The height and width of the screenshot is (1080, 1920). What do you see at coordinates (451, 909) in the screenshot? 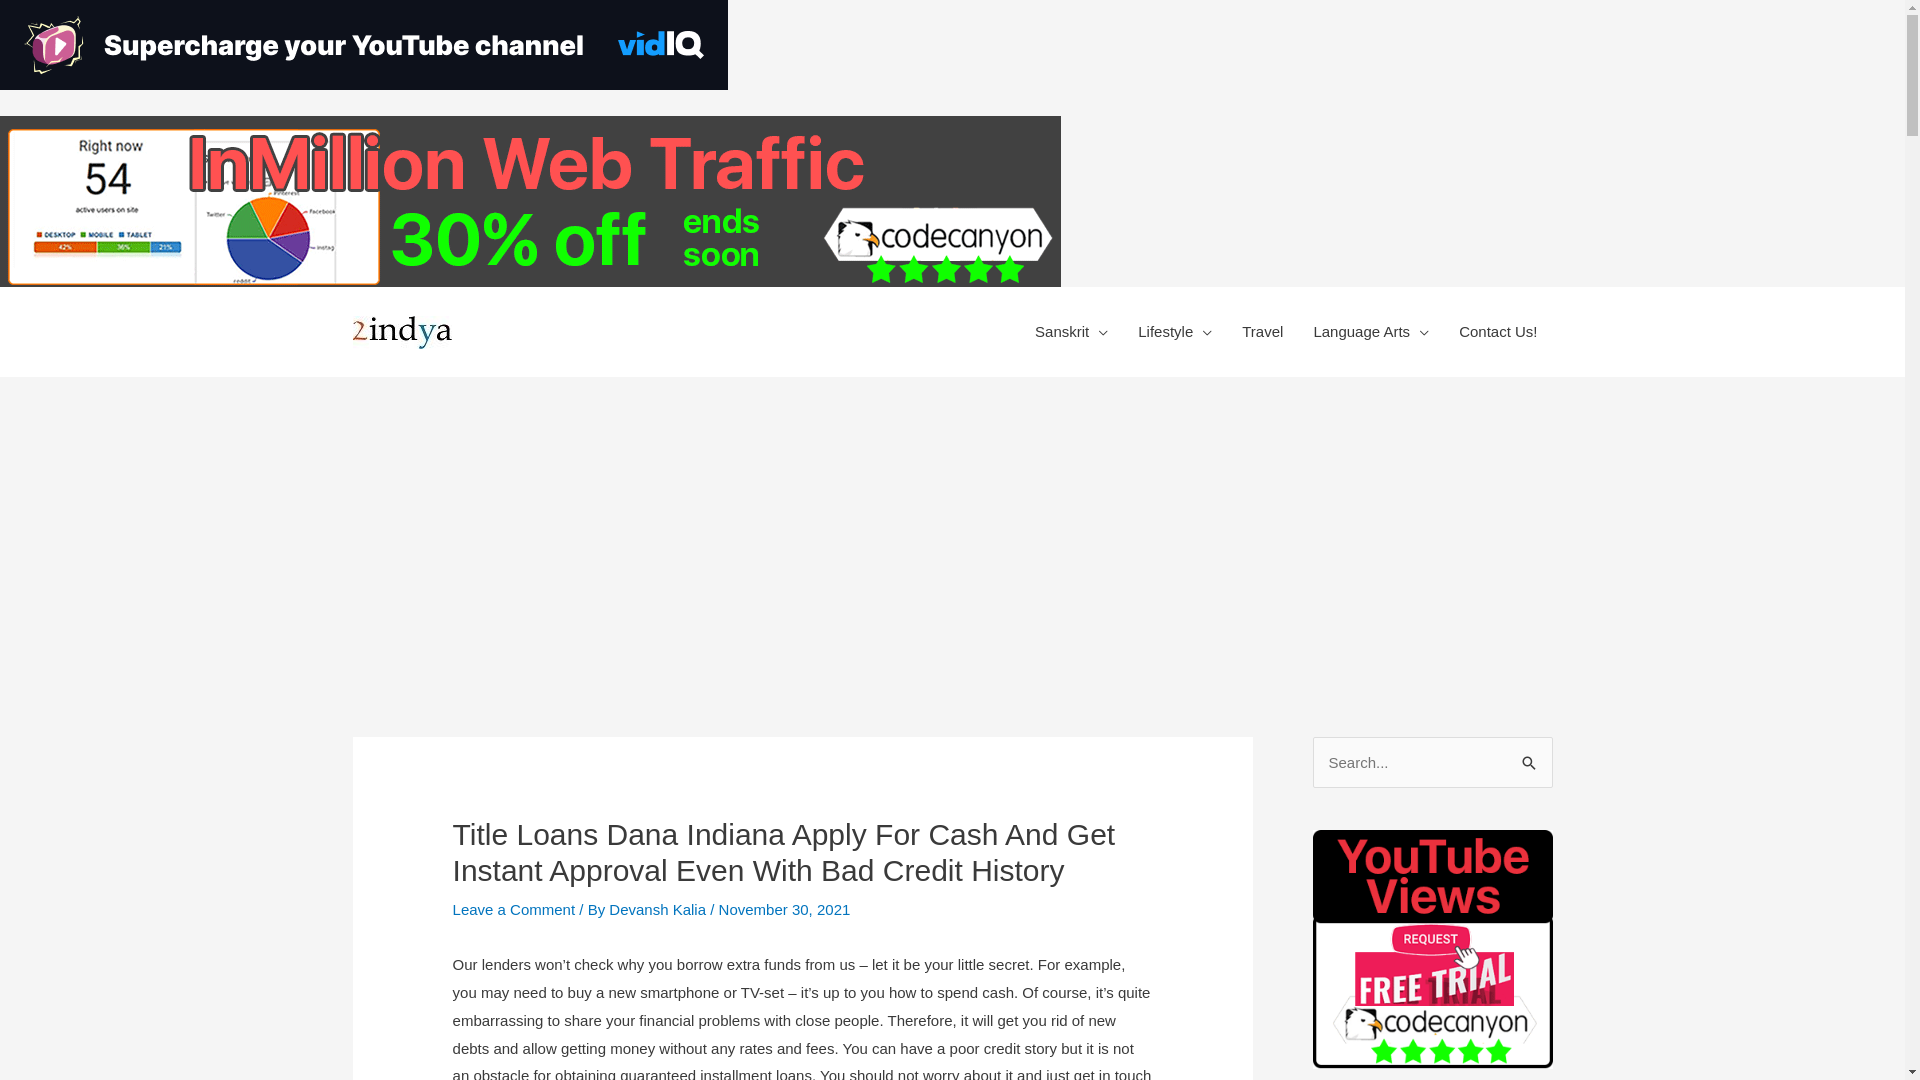
I see `'Leave a Comment'` at bounding box center [451, 909].